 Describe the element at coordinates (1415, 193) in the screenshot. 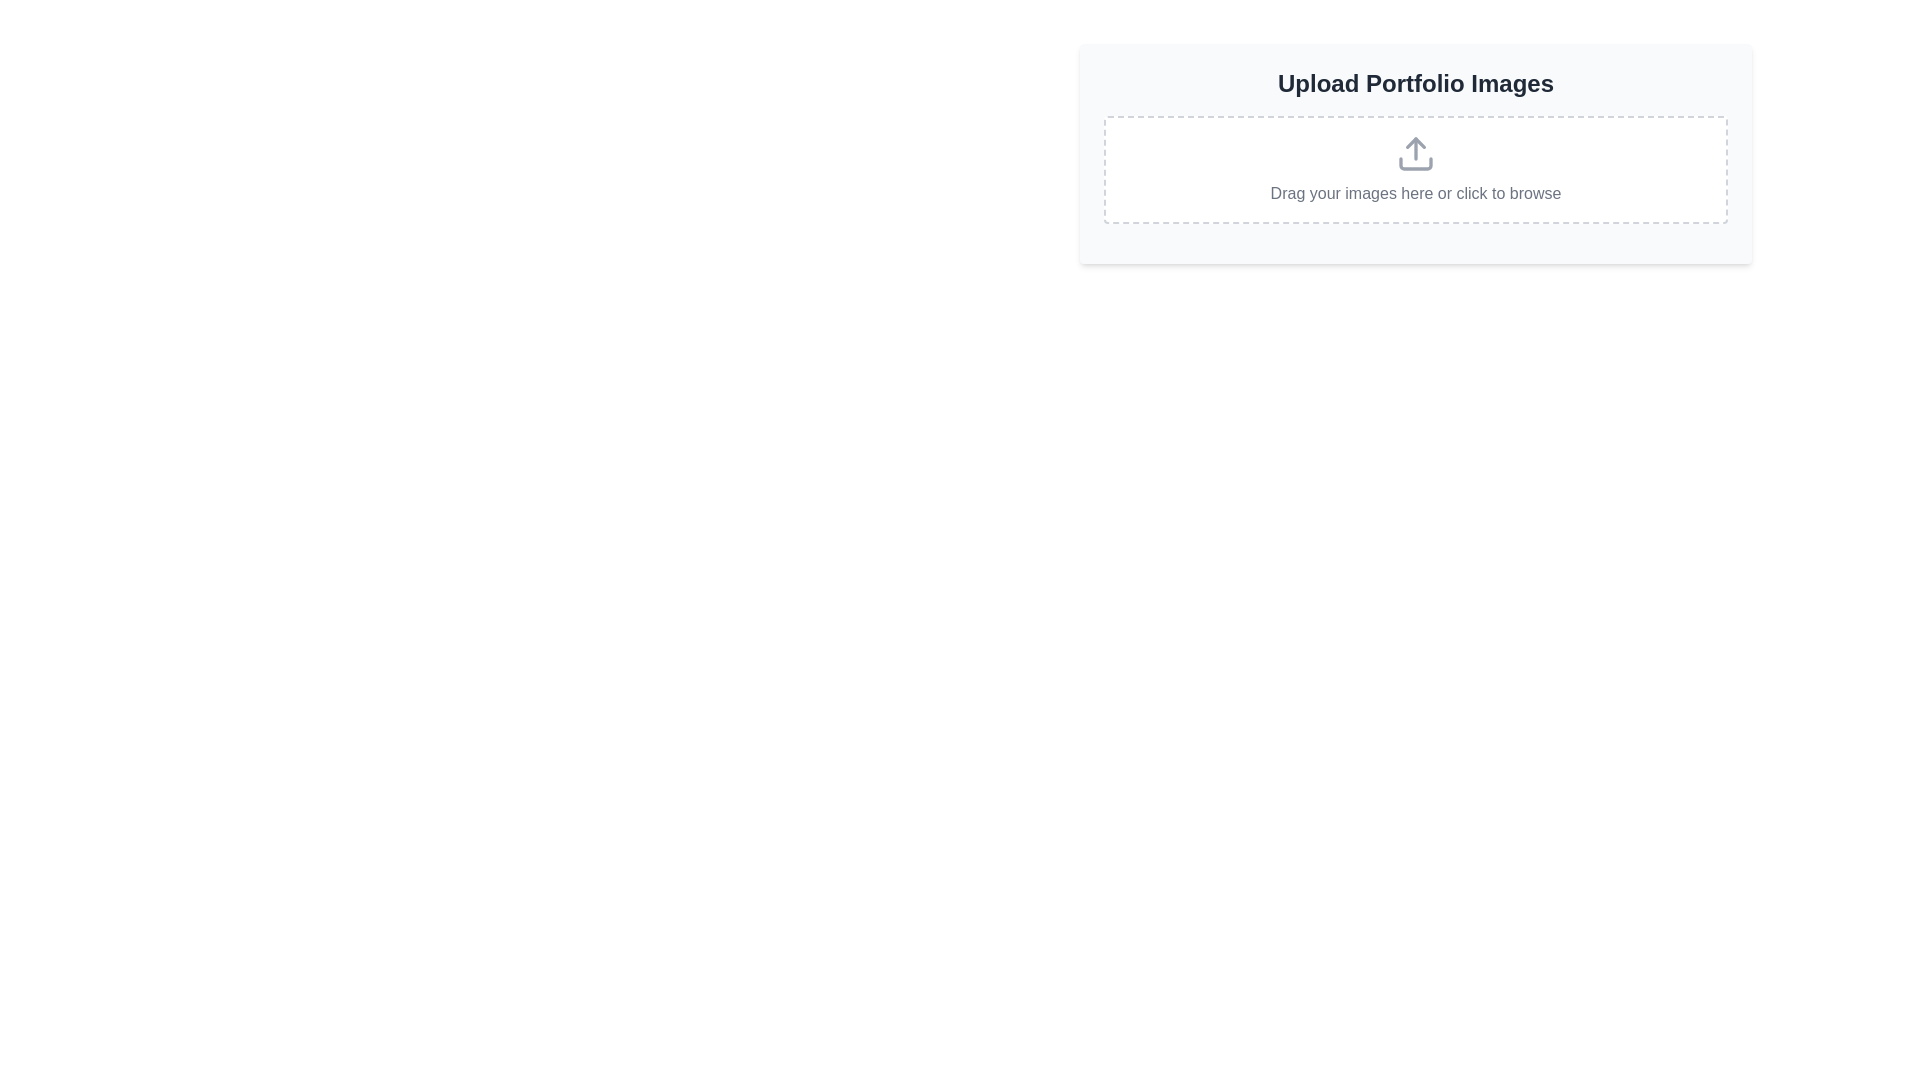

I see `the instructional text labeled 'Drag your images here or click to browse'` at that location.